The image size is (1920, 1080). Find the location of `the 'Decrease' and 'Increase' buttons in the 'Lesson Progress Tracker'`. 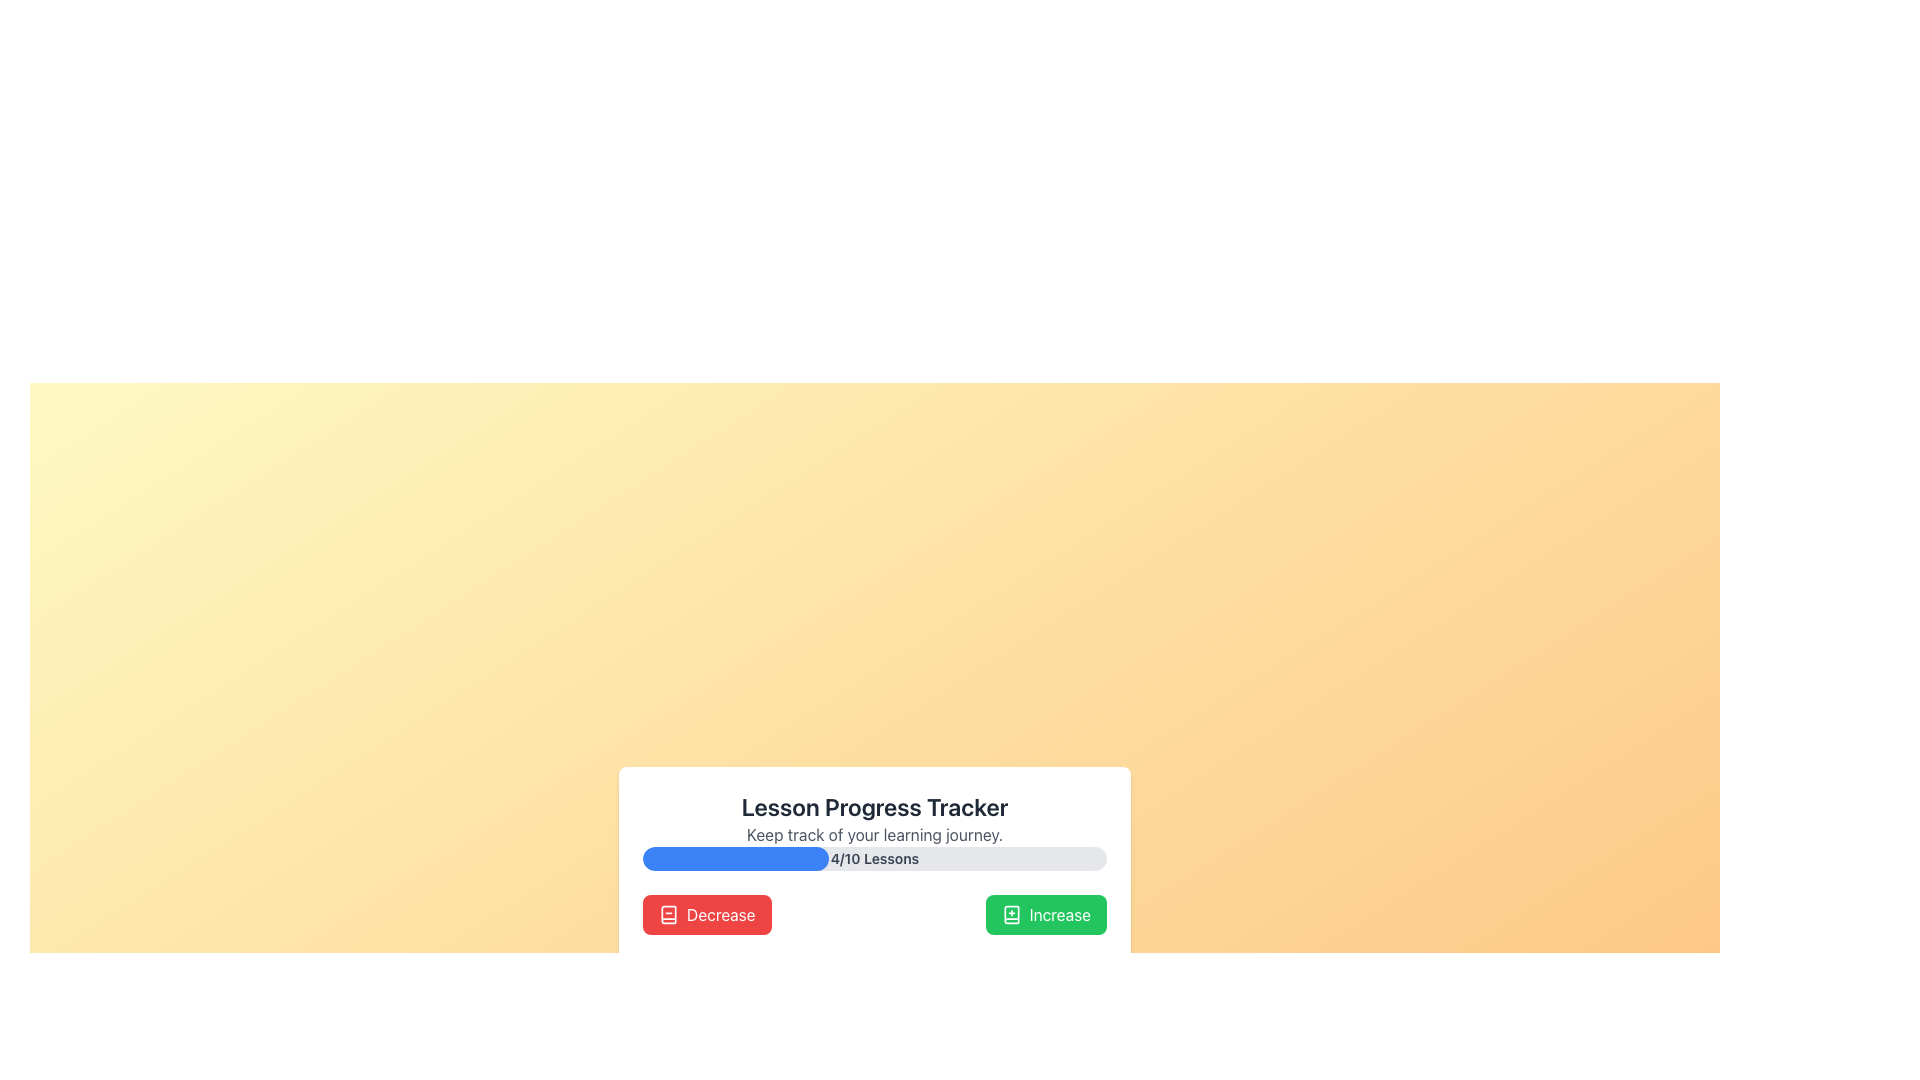

the 'Decrease' and 'Increase' buttons in the 'Lesson Progress Tracker' is located at coordinates (874, 922).